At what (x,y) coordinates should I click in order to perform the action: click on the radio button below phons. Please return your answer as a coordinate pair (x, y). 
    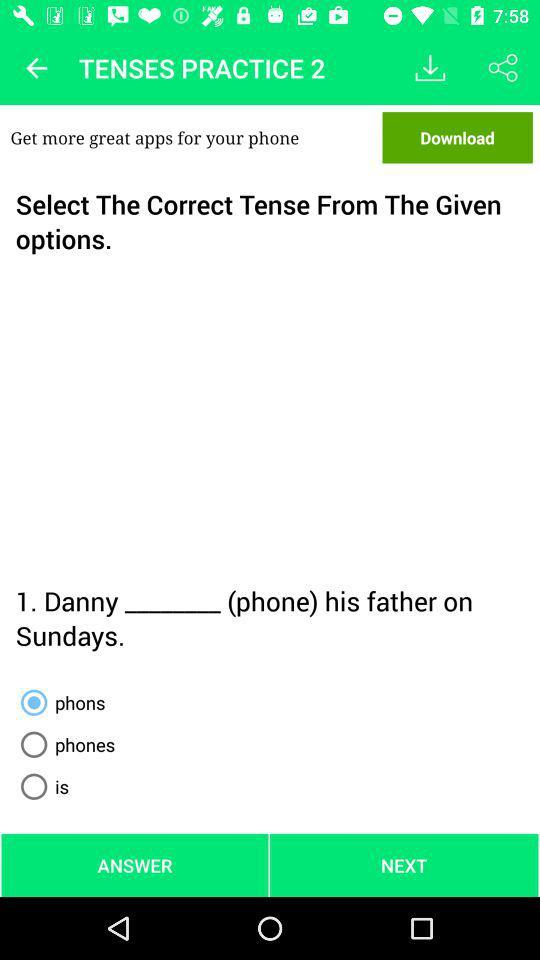
    Looking at the image, I should click on (64, 743).